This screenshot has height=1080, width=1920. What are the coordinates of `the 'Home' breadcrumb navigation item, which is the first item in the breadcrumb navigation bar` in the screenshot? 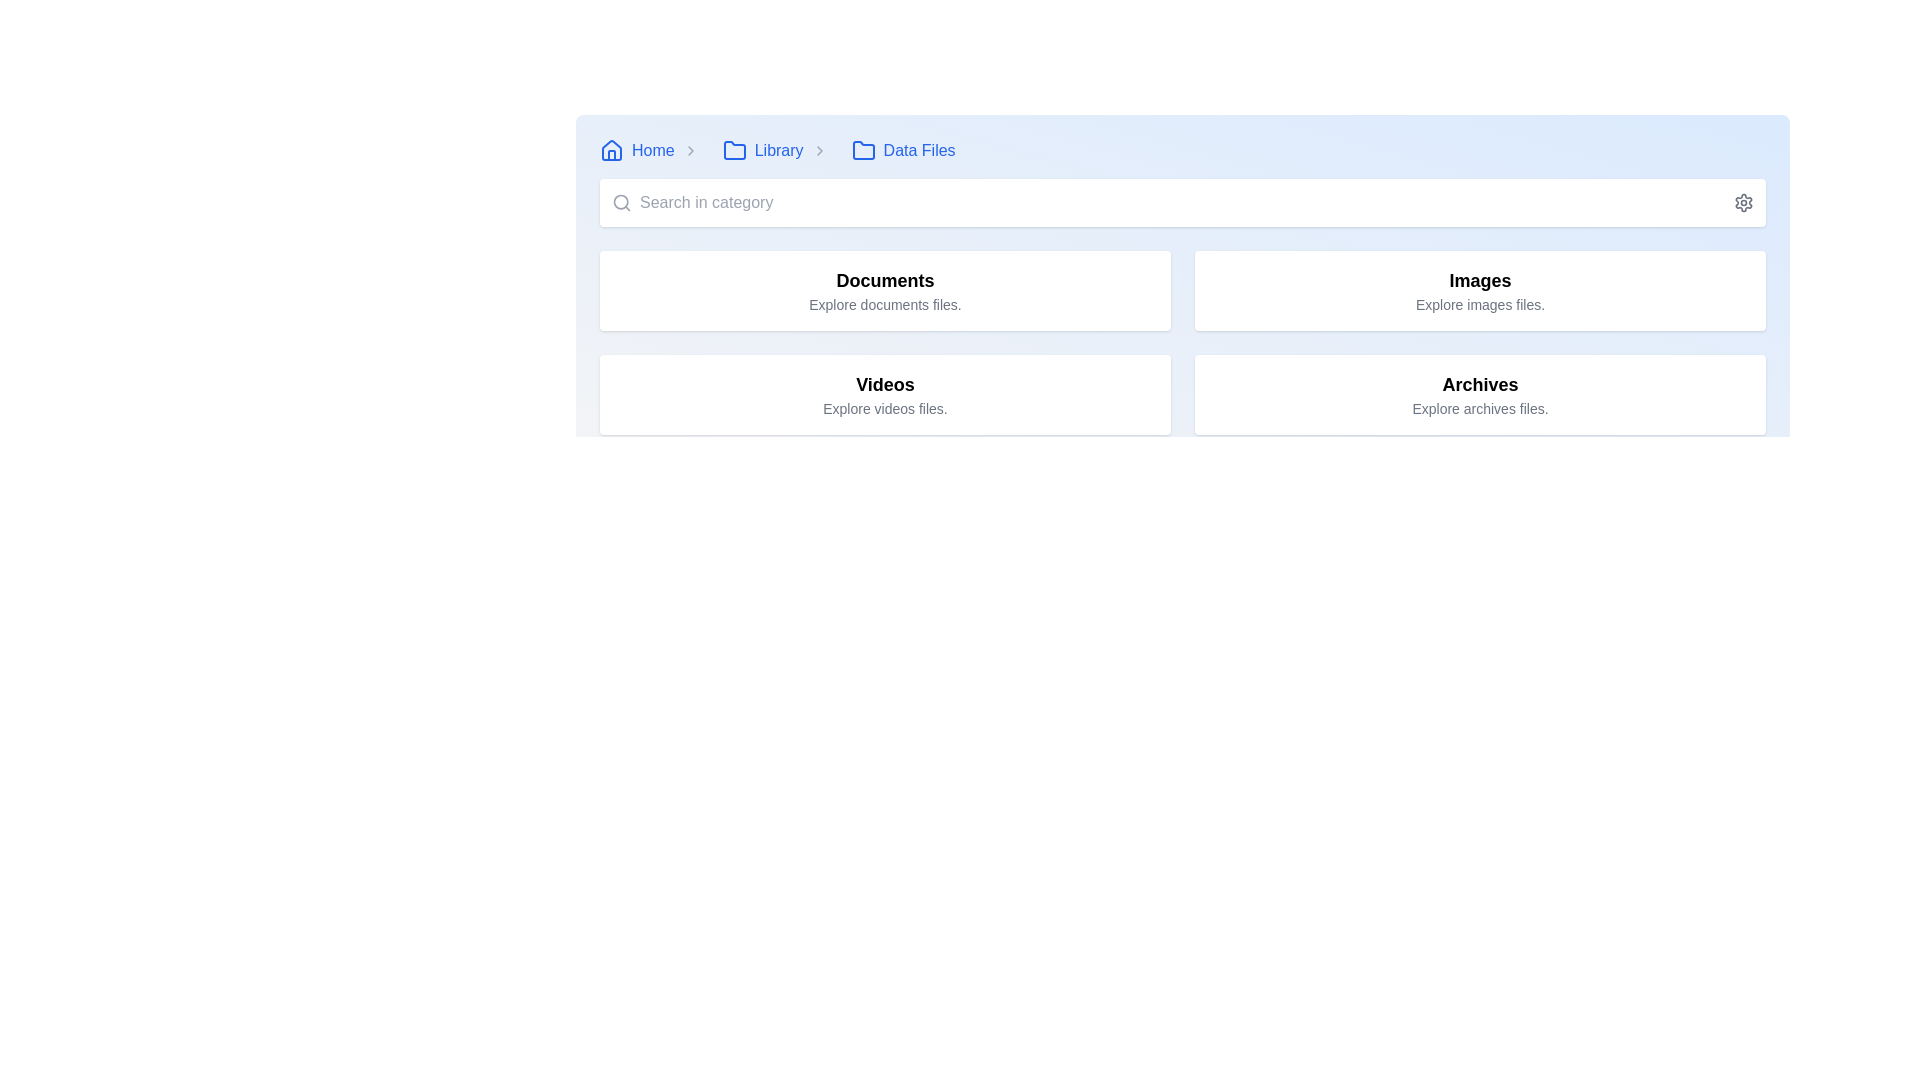 It's located at (653, 149).